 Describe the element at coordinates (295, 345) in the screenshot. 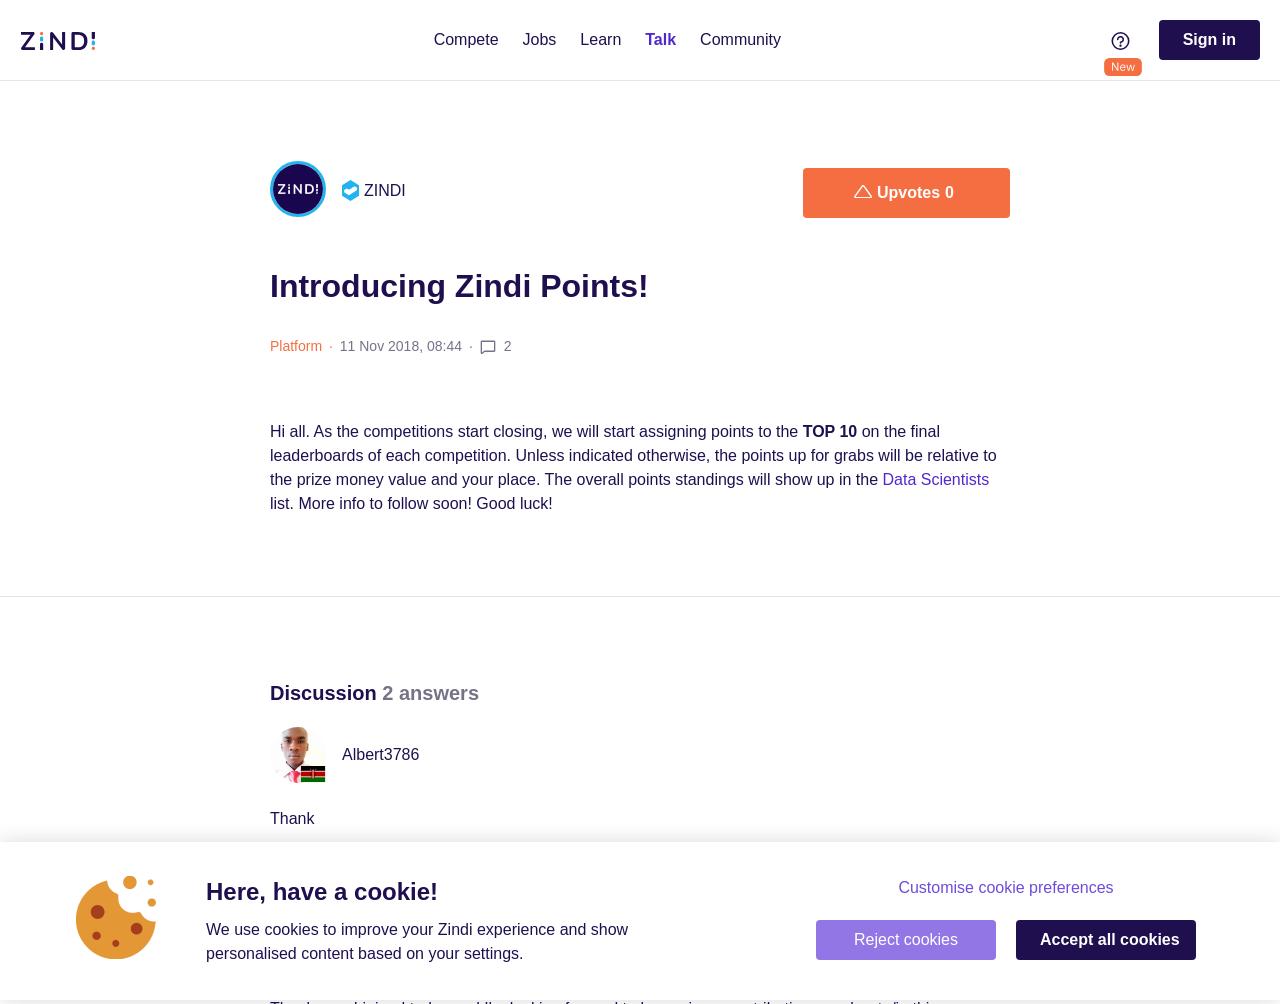

I see `'Platform'` at that location.